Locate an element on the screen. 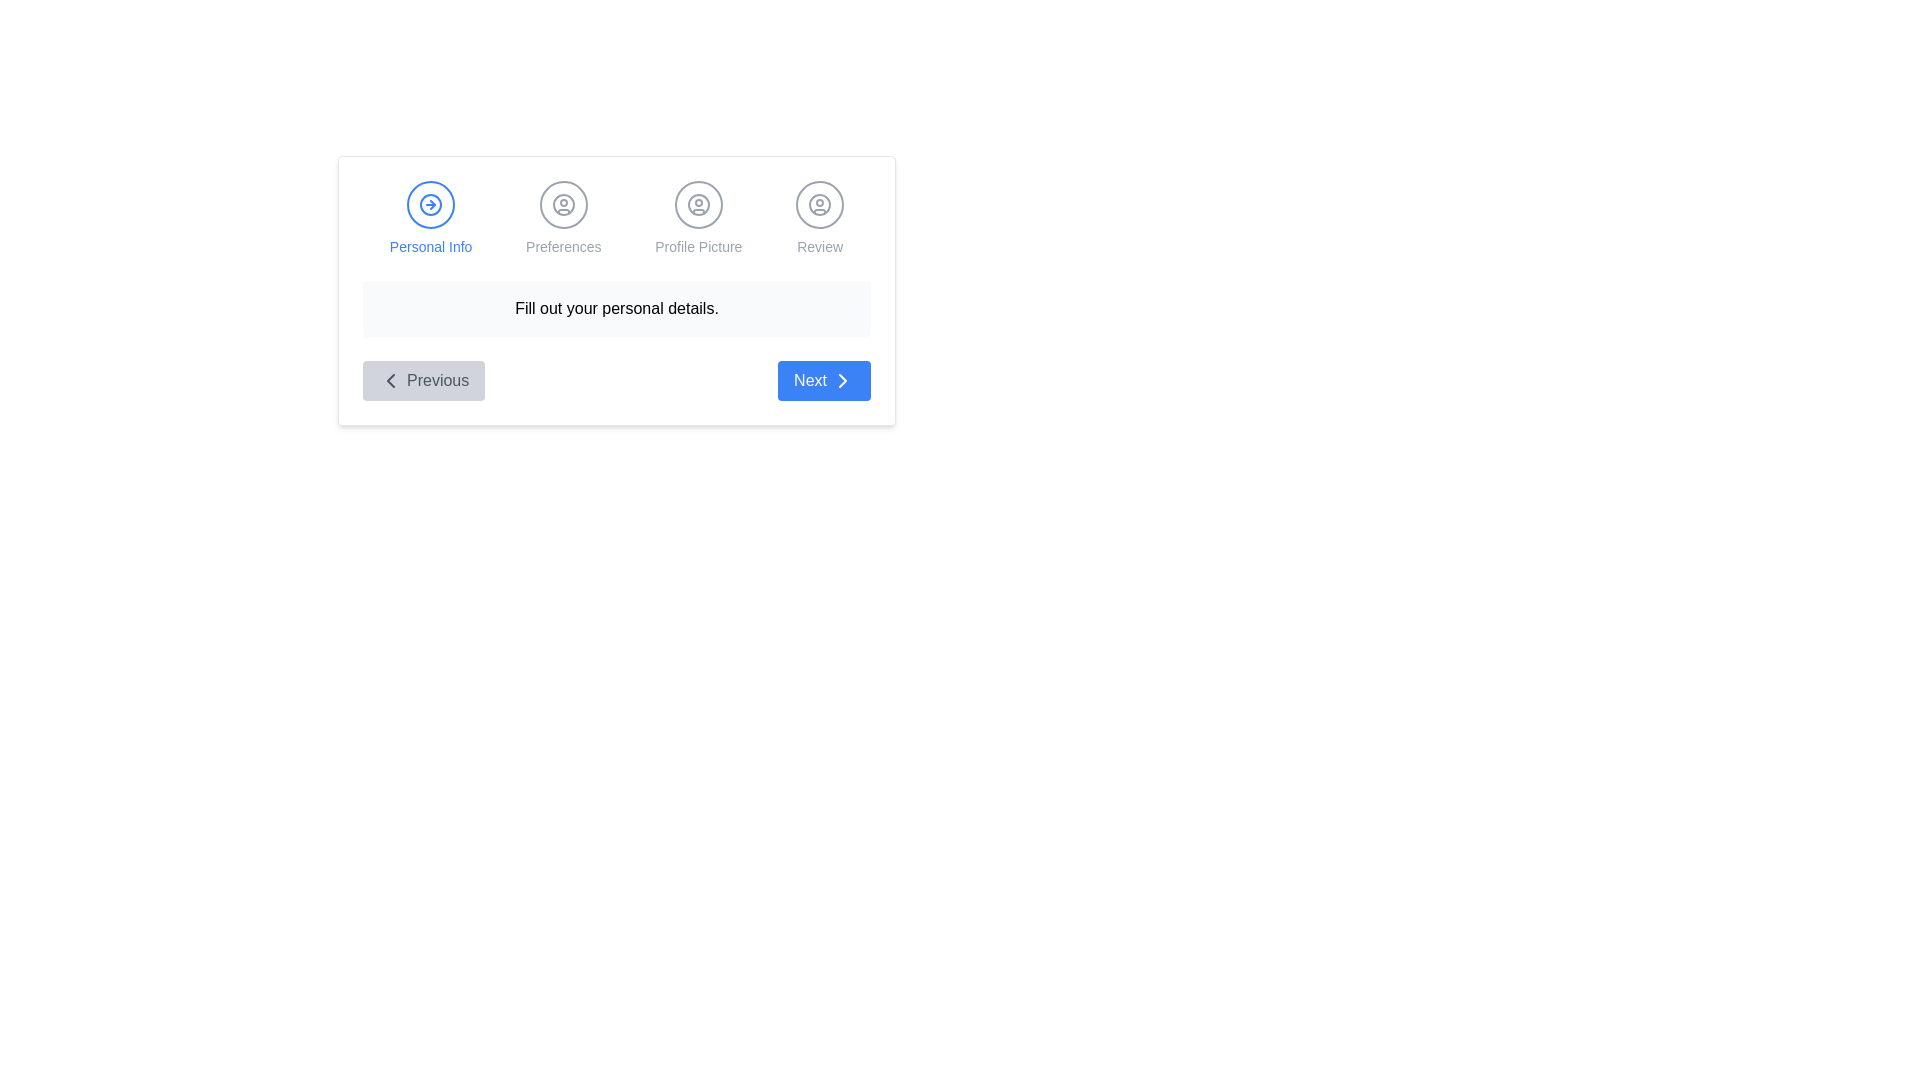  the informational text block that prompts users to fill in their personal details, located below the navigation section and above the action buttons is located at coordinates (616, 308).